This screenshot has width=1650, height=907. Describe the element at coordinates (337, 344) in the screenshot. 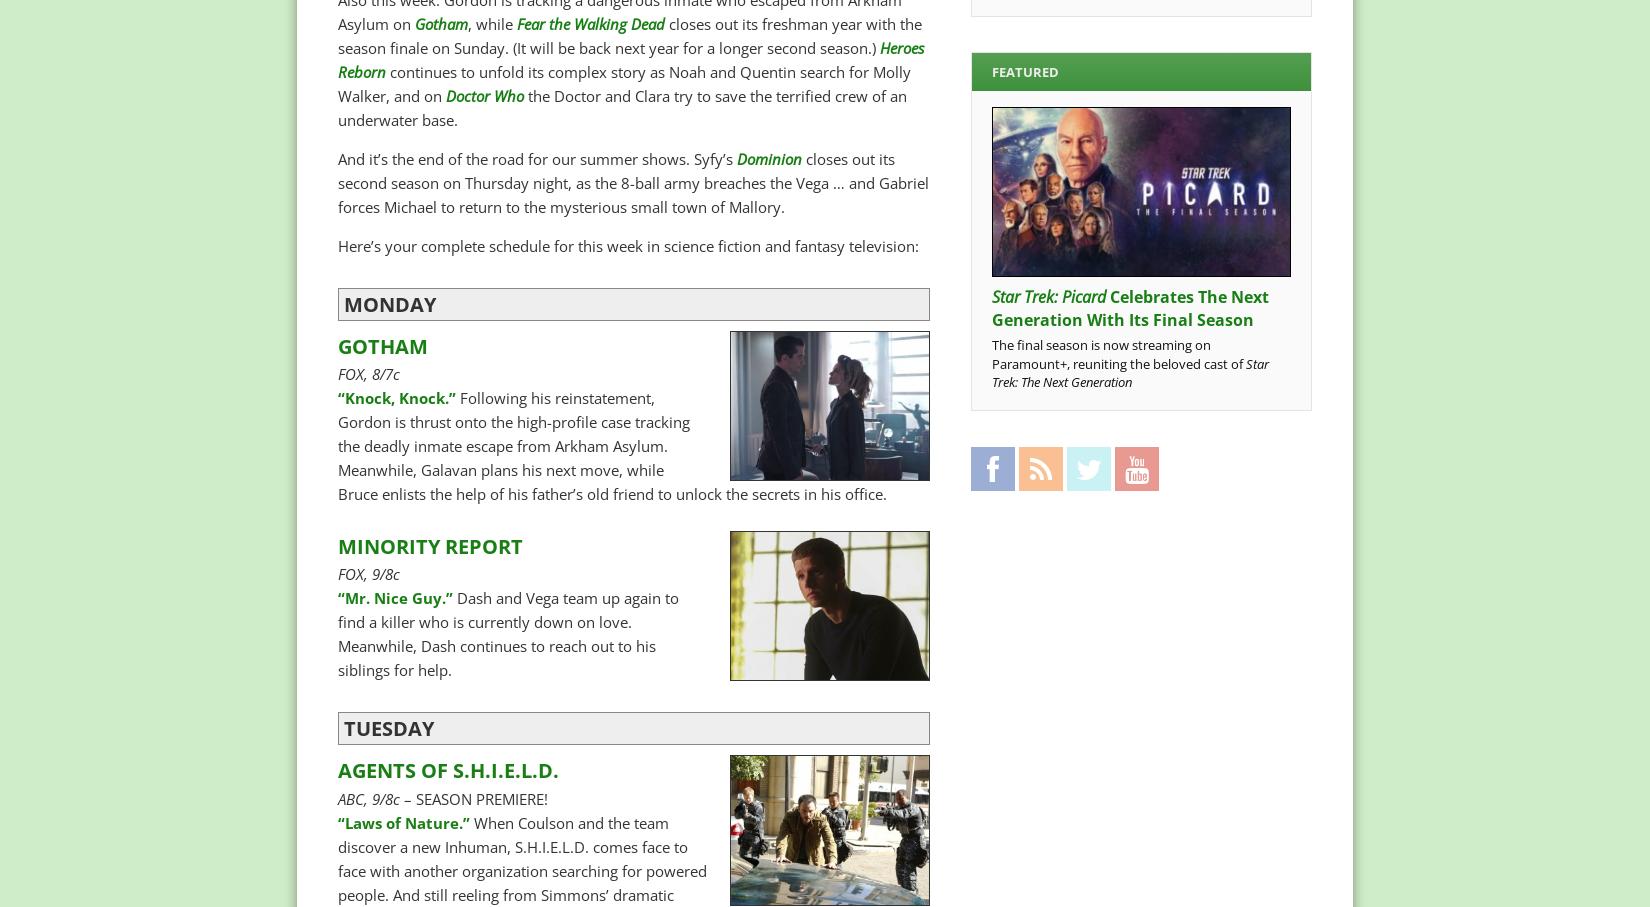

I see `'GOTHAM'` at that location.